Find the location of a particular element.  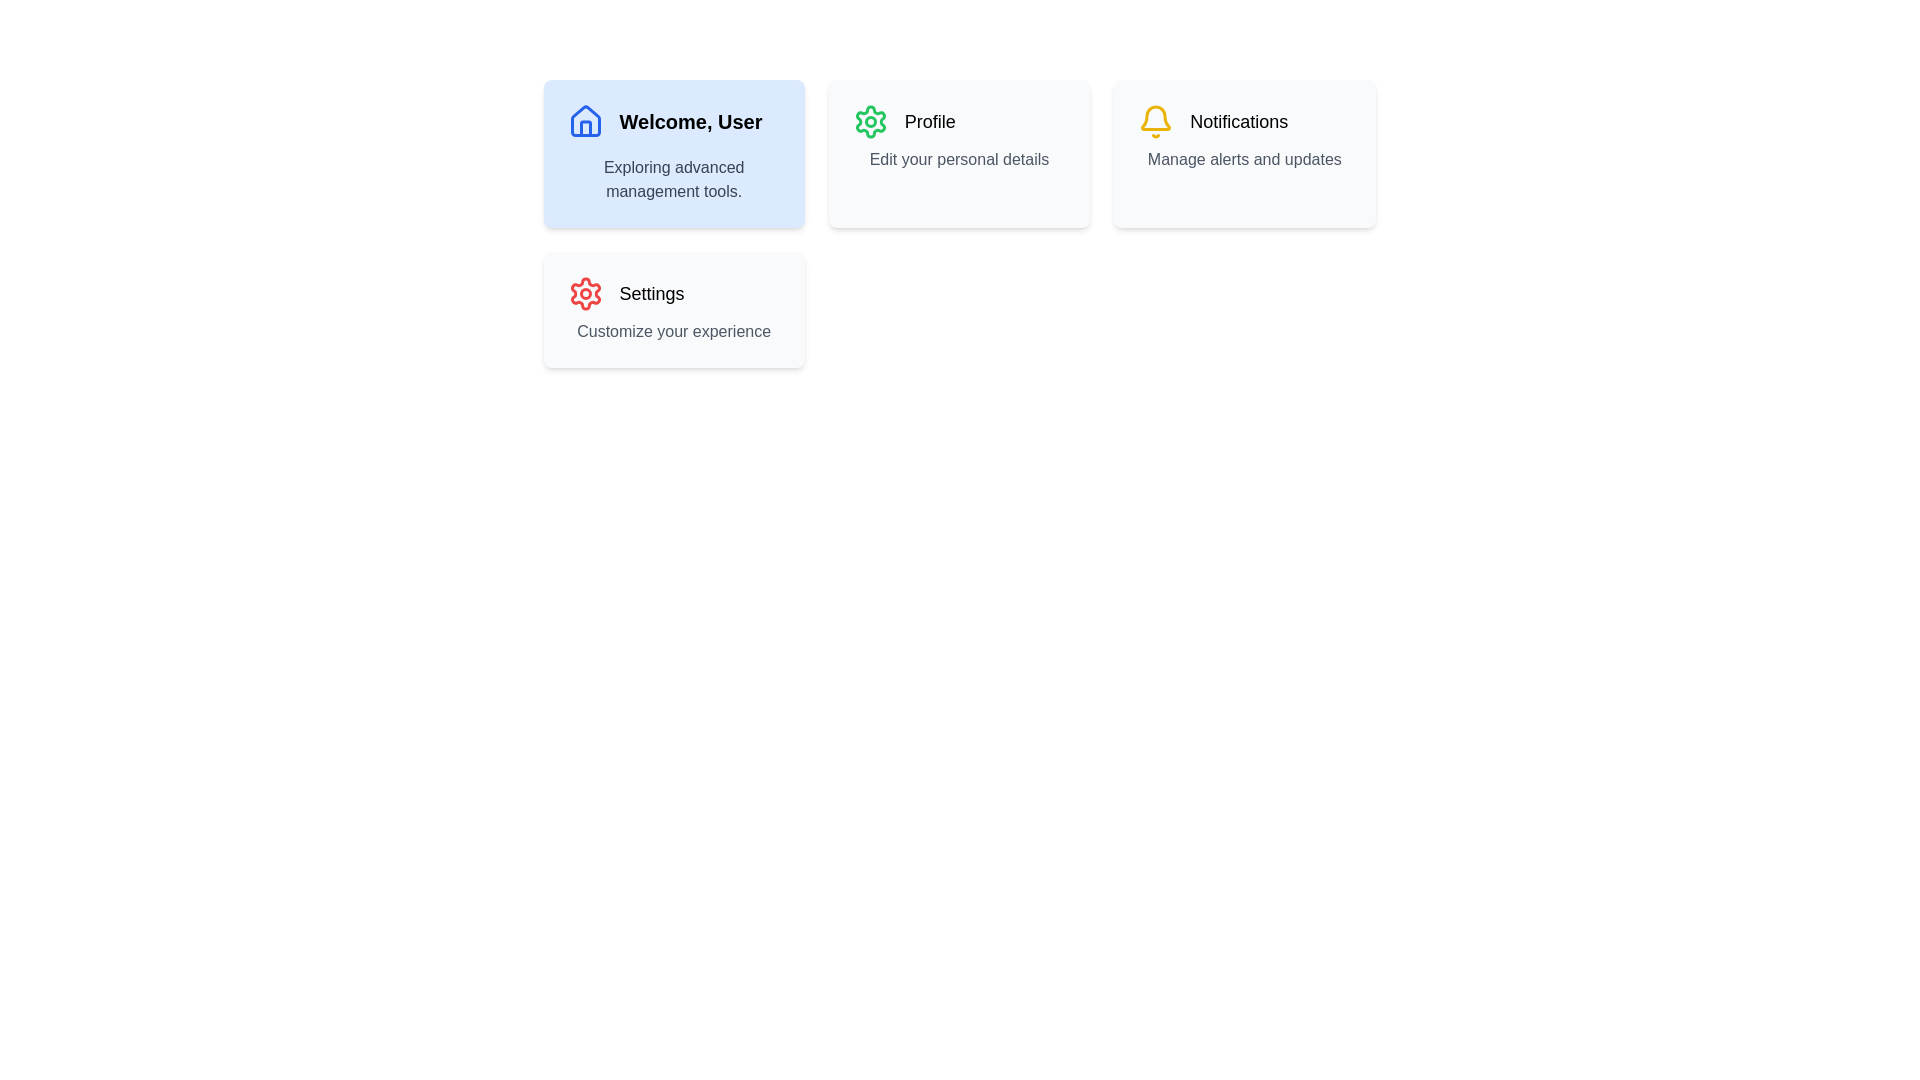

text element that displays 'Welcome, User' styled as a header on a light blue background card, located in the first row and leftmost column of the grid layout, to the right of the house icon is located at coordinates (691, 122).